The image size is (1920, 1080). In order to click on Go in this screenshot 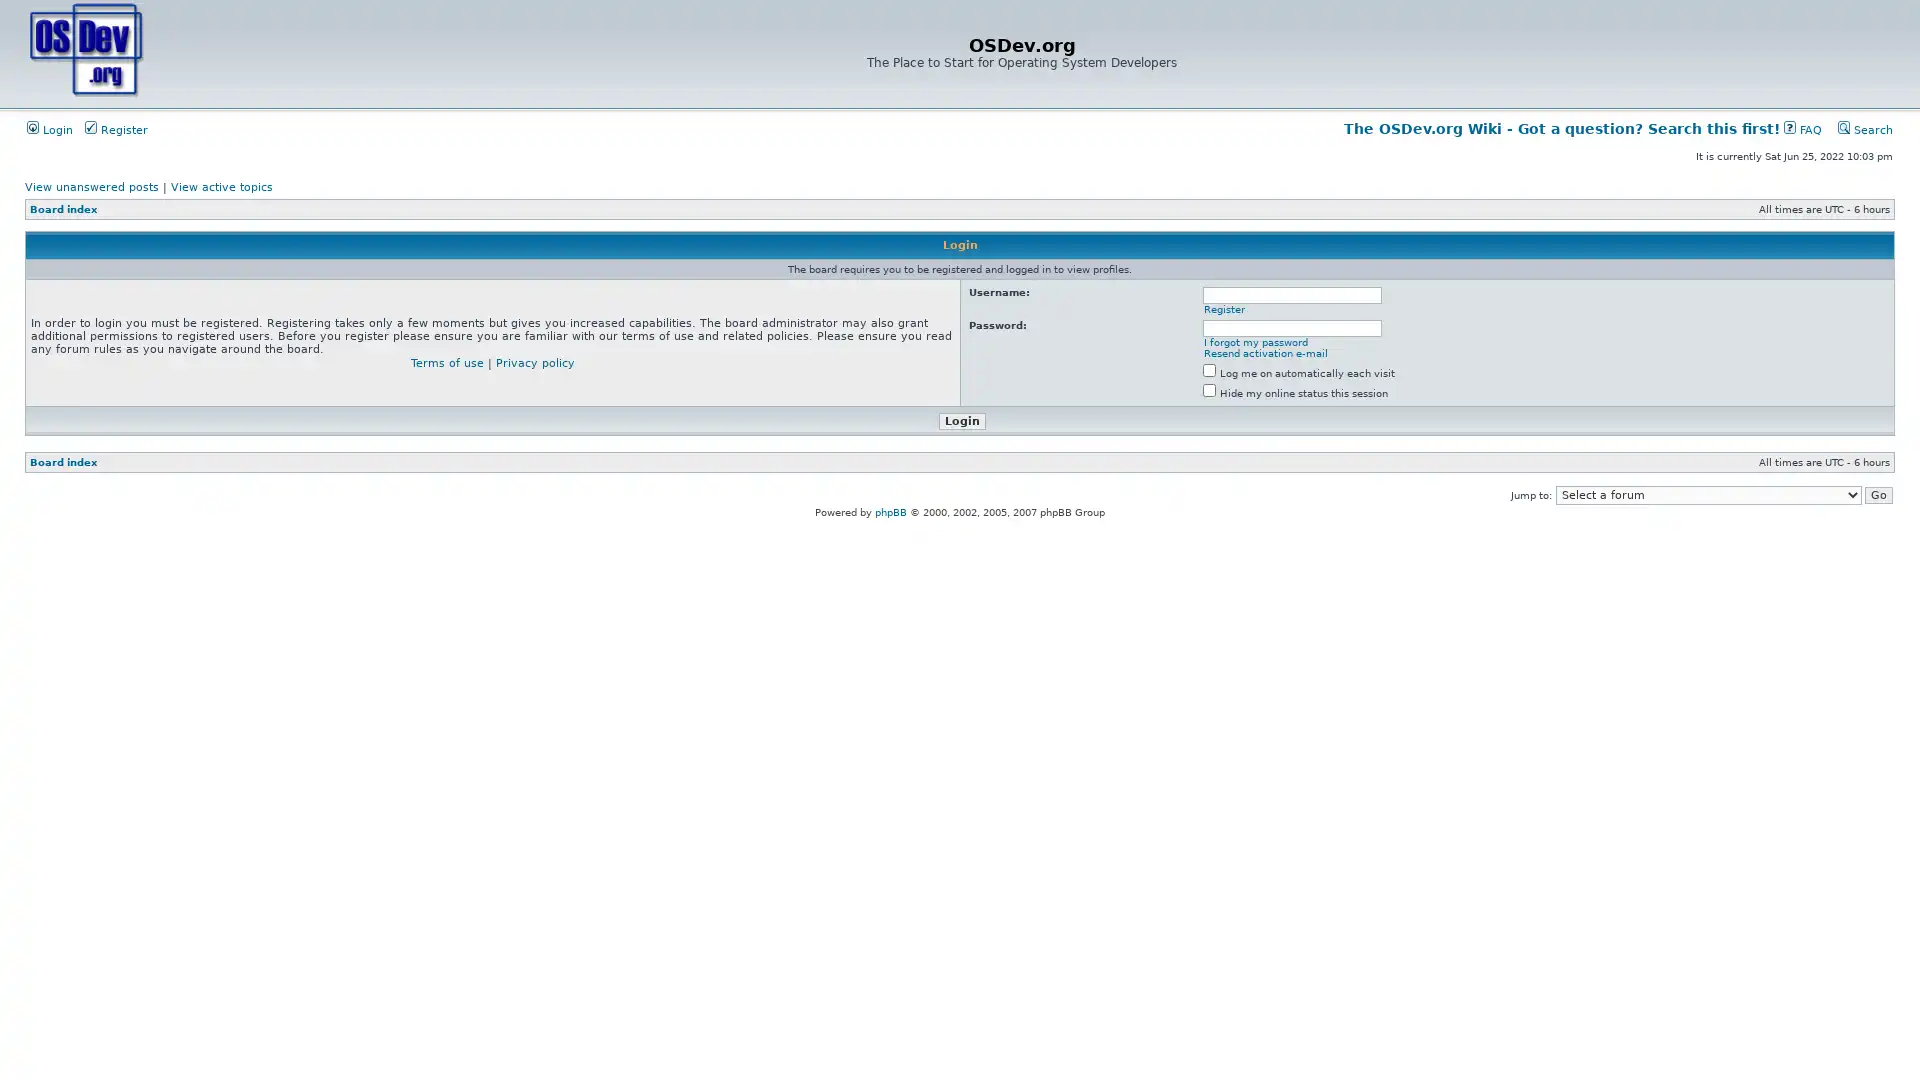, I will do `click(1877, 495)`.